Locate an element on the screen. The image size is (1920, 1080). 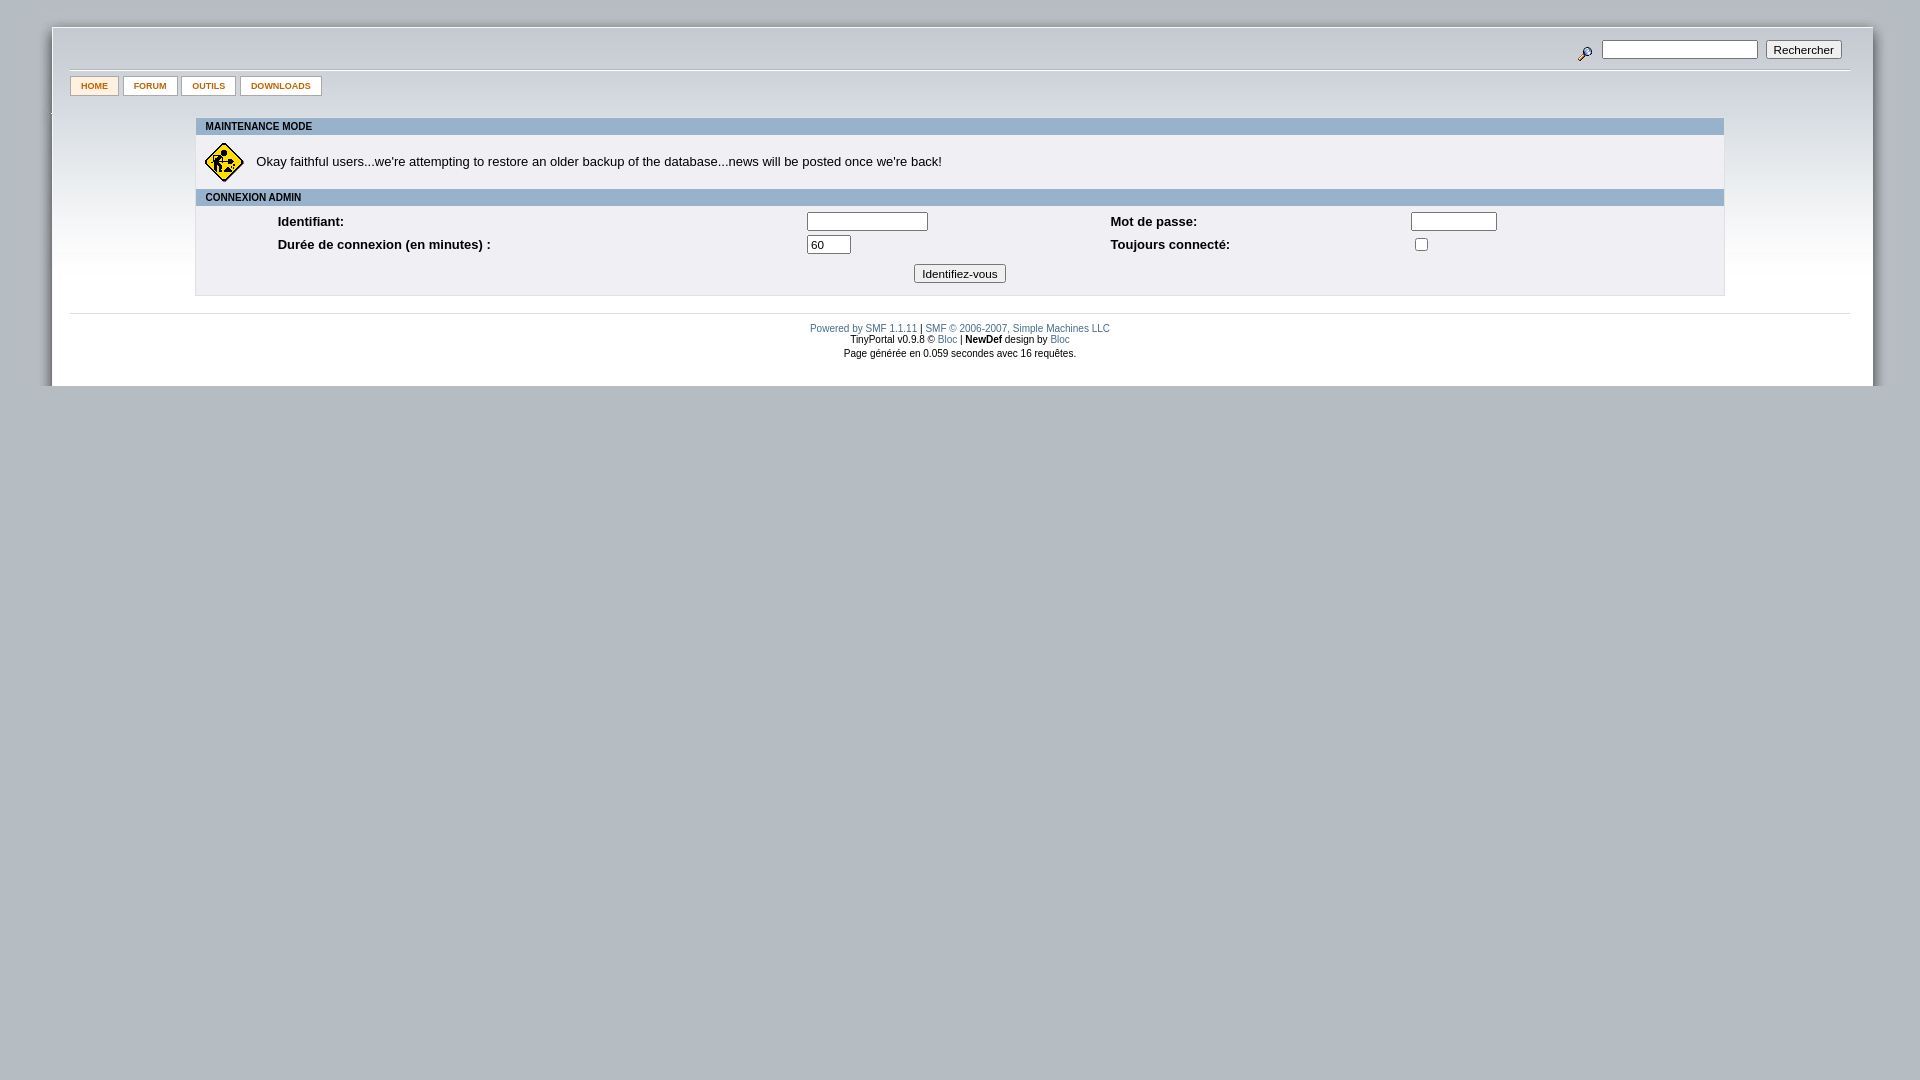
'DOWNLOADS' is located at coordinates (240, 84).